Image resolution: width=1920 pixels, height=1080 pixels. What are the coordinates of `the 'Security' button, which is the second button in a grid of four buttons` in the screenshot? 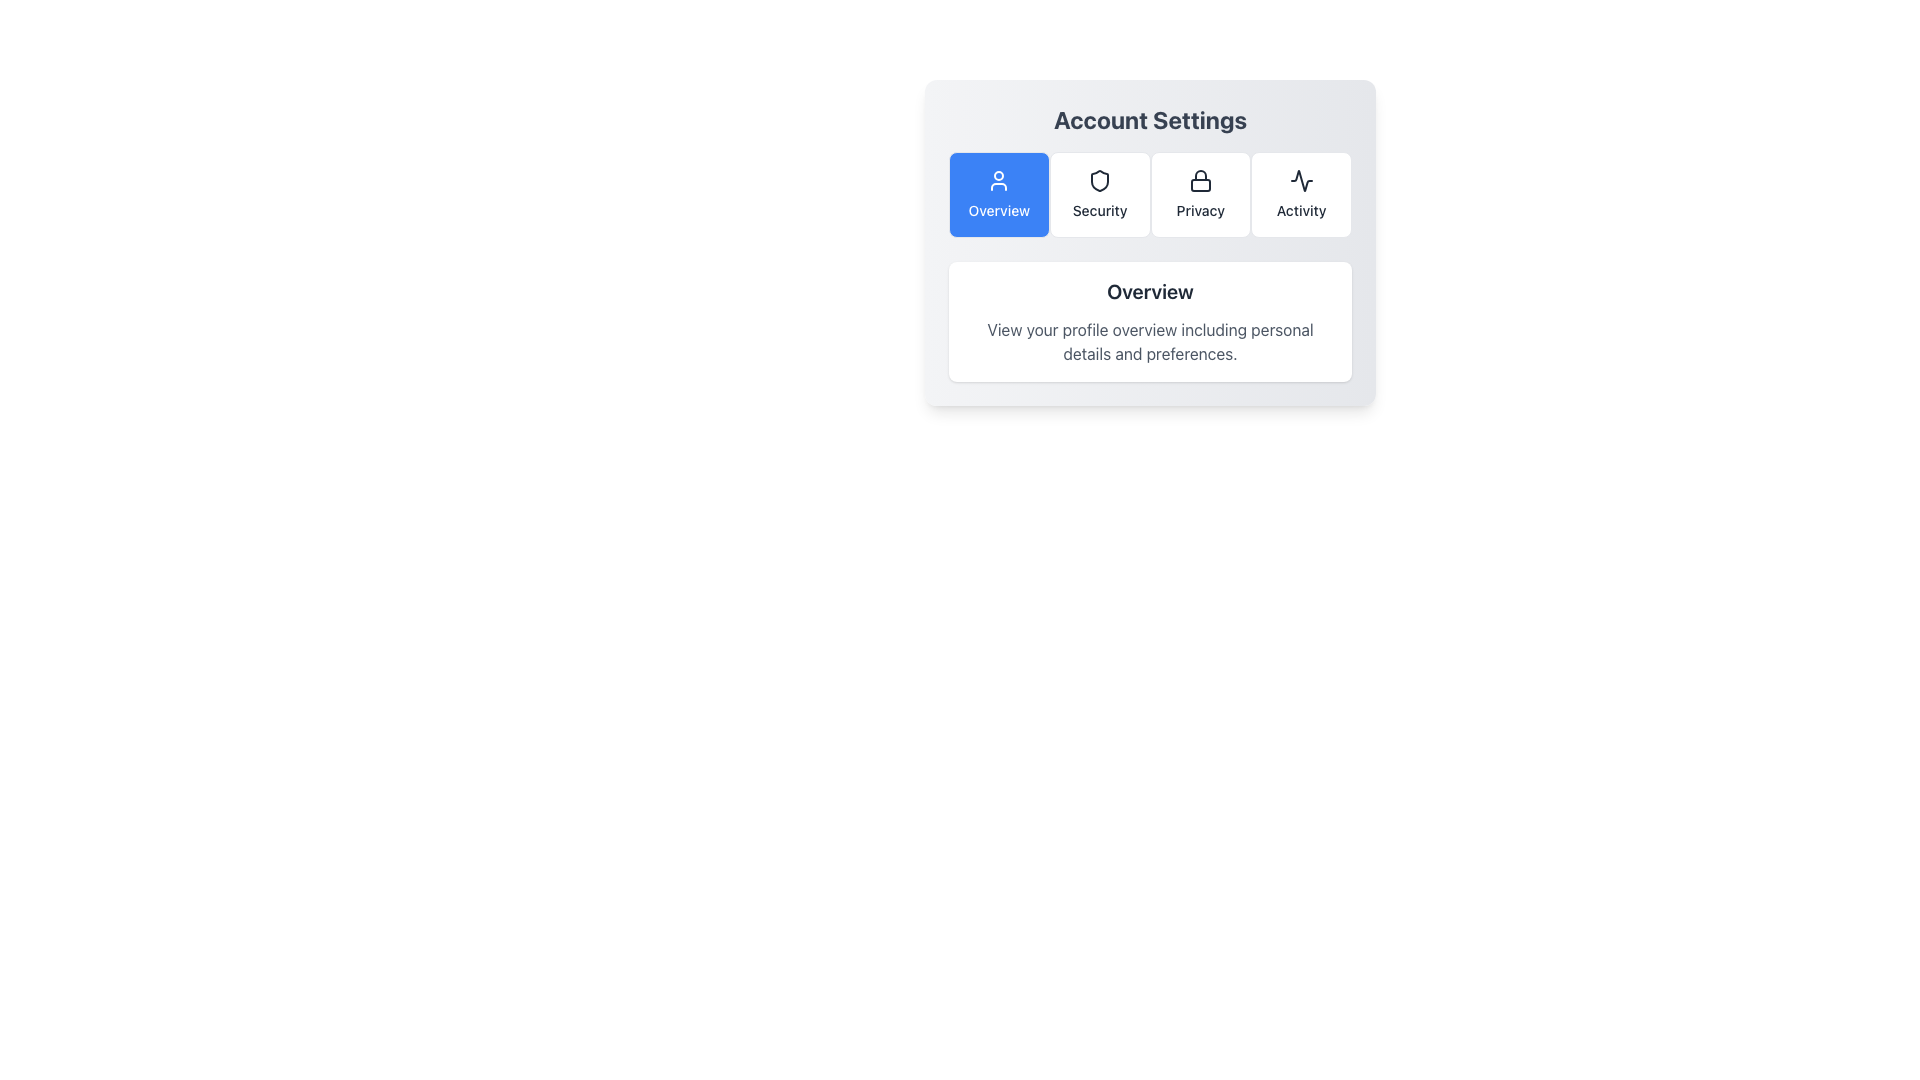 It's located at (1099, 195).